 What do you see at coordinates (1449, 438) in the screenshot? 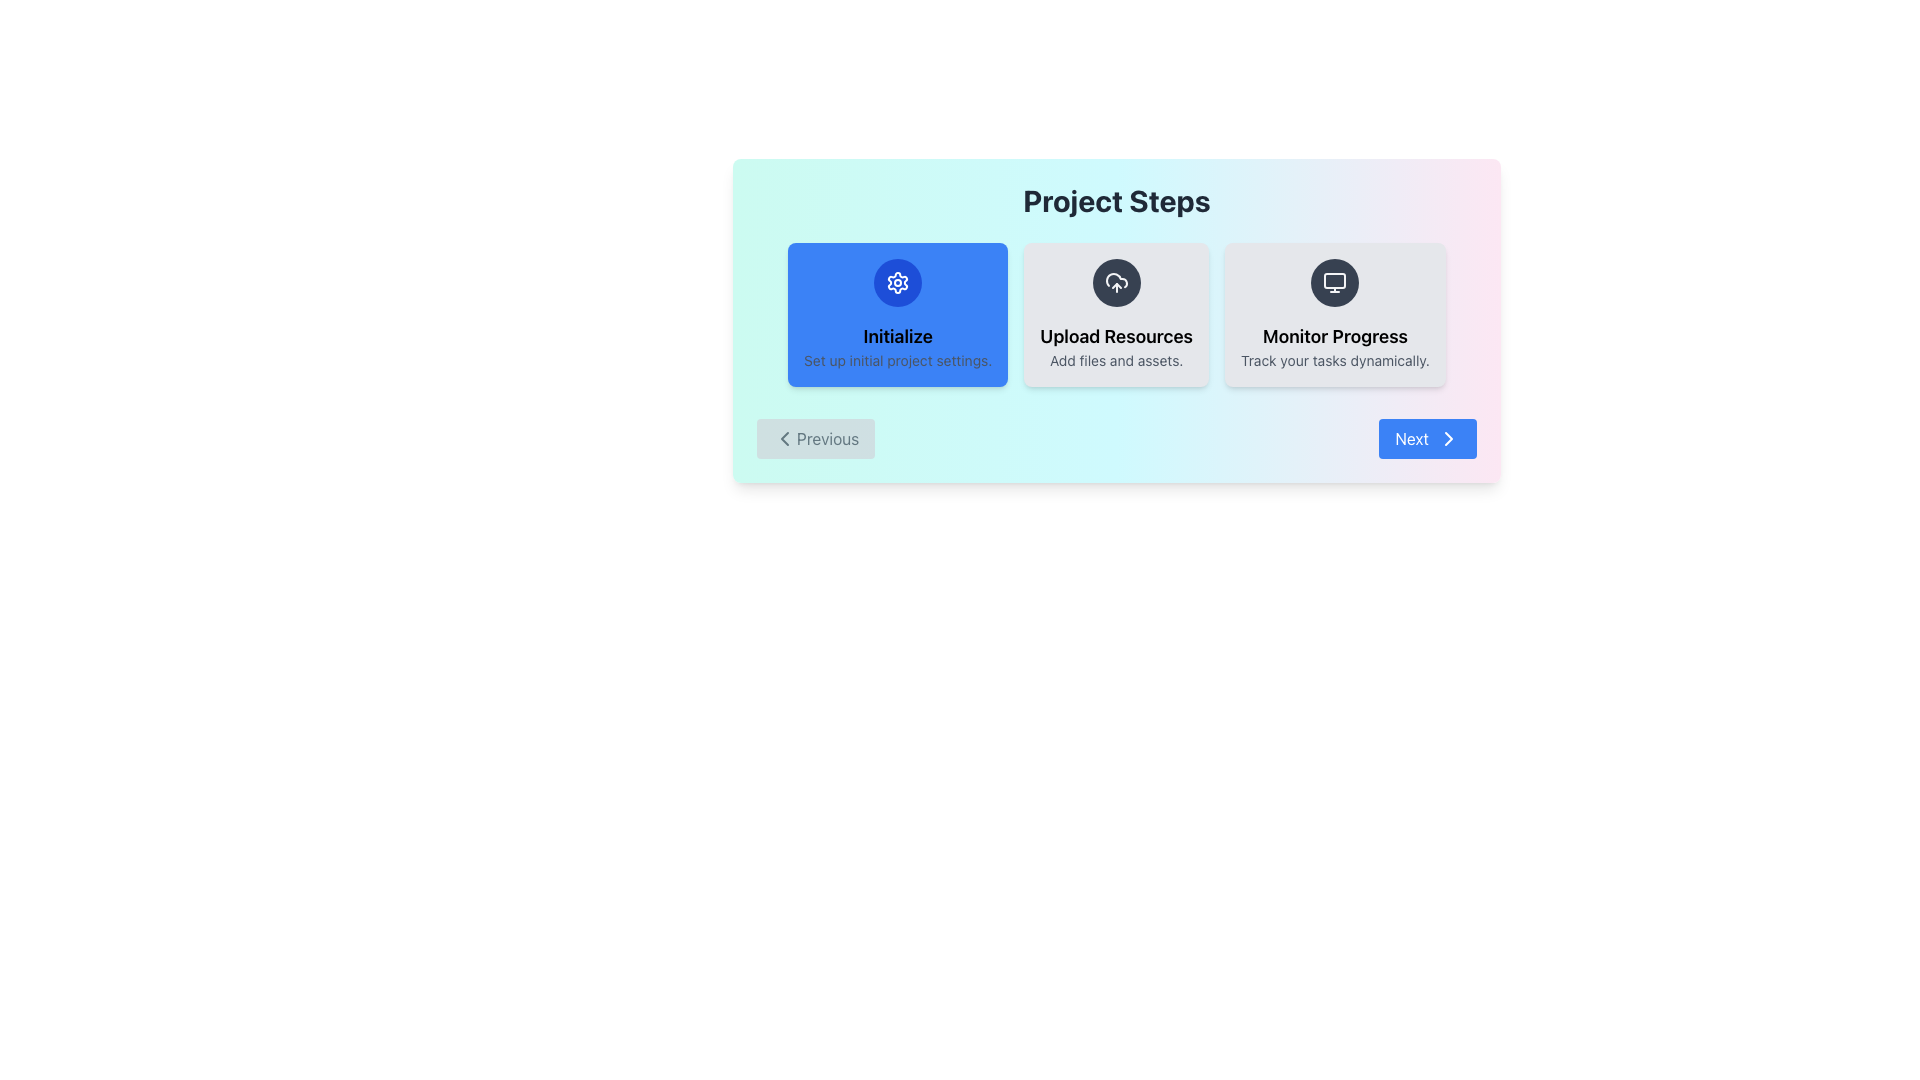
I see `the blue 'Next' button that contains a right-facing chevron-shaped arrow icon` at bounding box center [1449, 438].